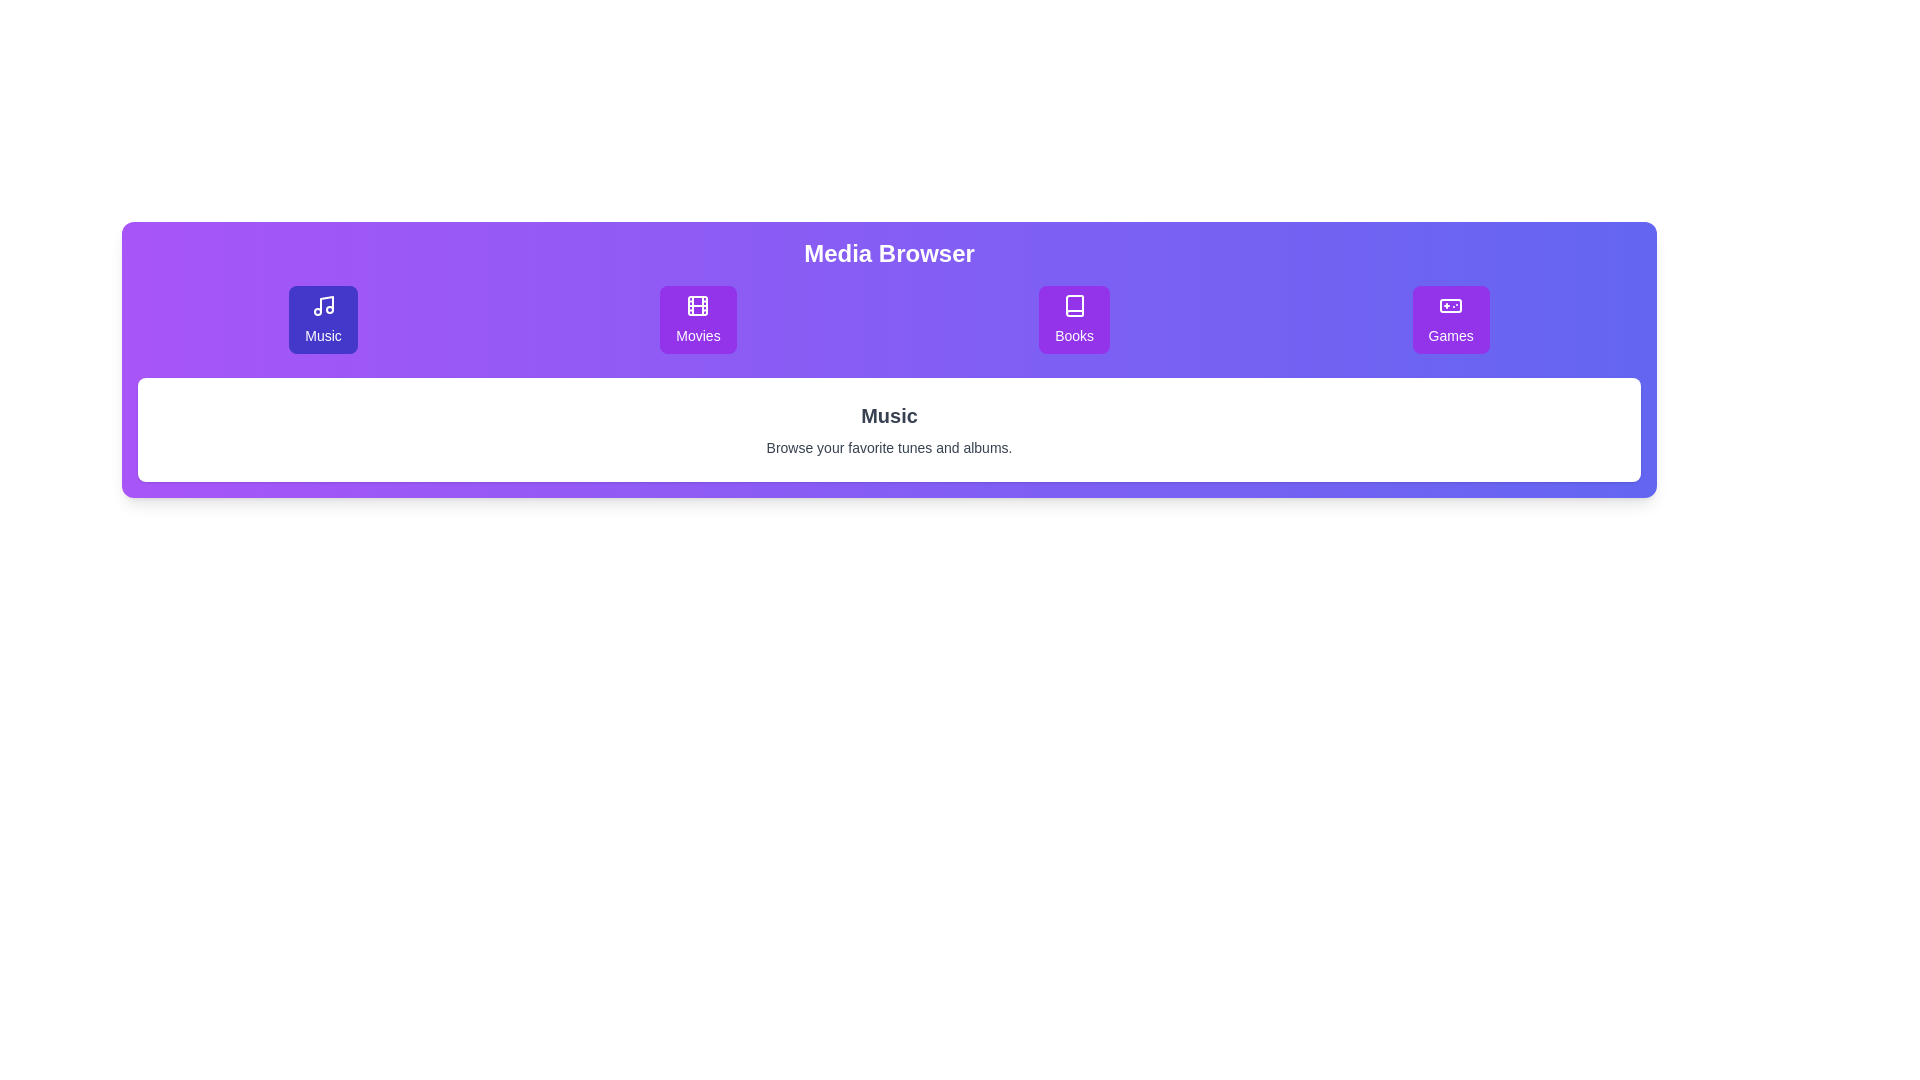 This screenshot has width=1920, height=1080. Describe the element at coordinates (698, 305) in the screenshot. I see `the rounded rectangular shape within the 'Movies' icon that is styled with no visible fill` at that location.